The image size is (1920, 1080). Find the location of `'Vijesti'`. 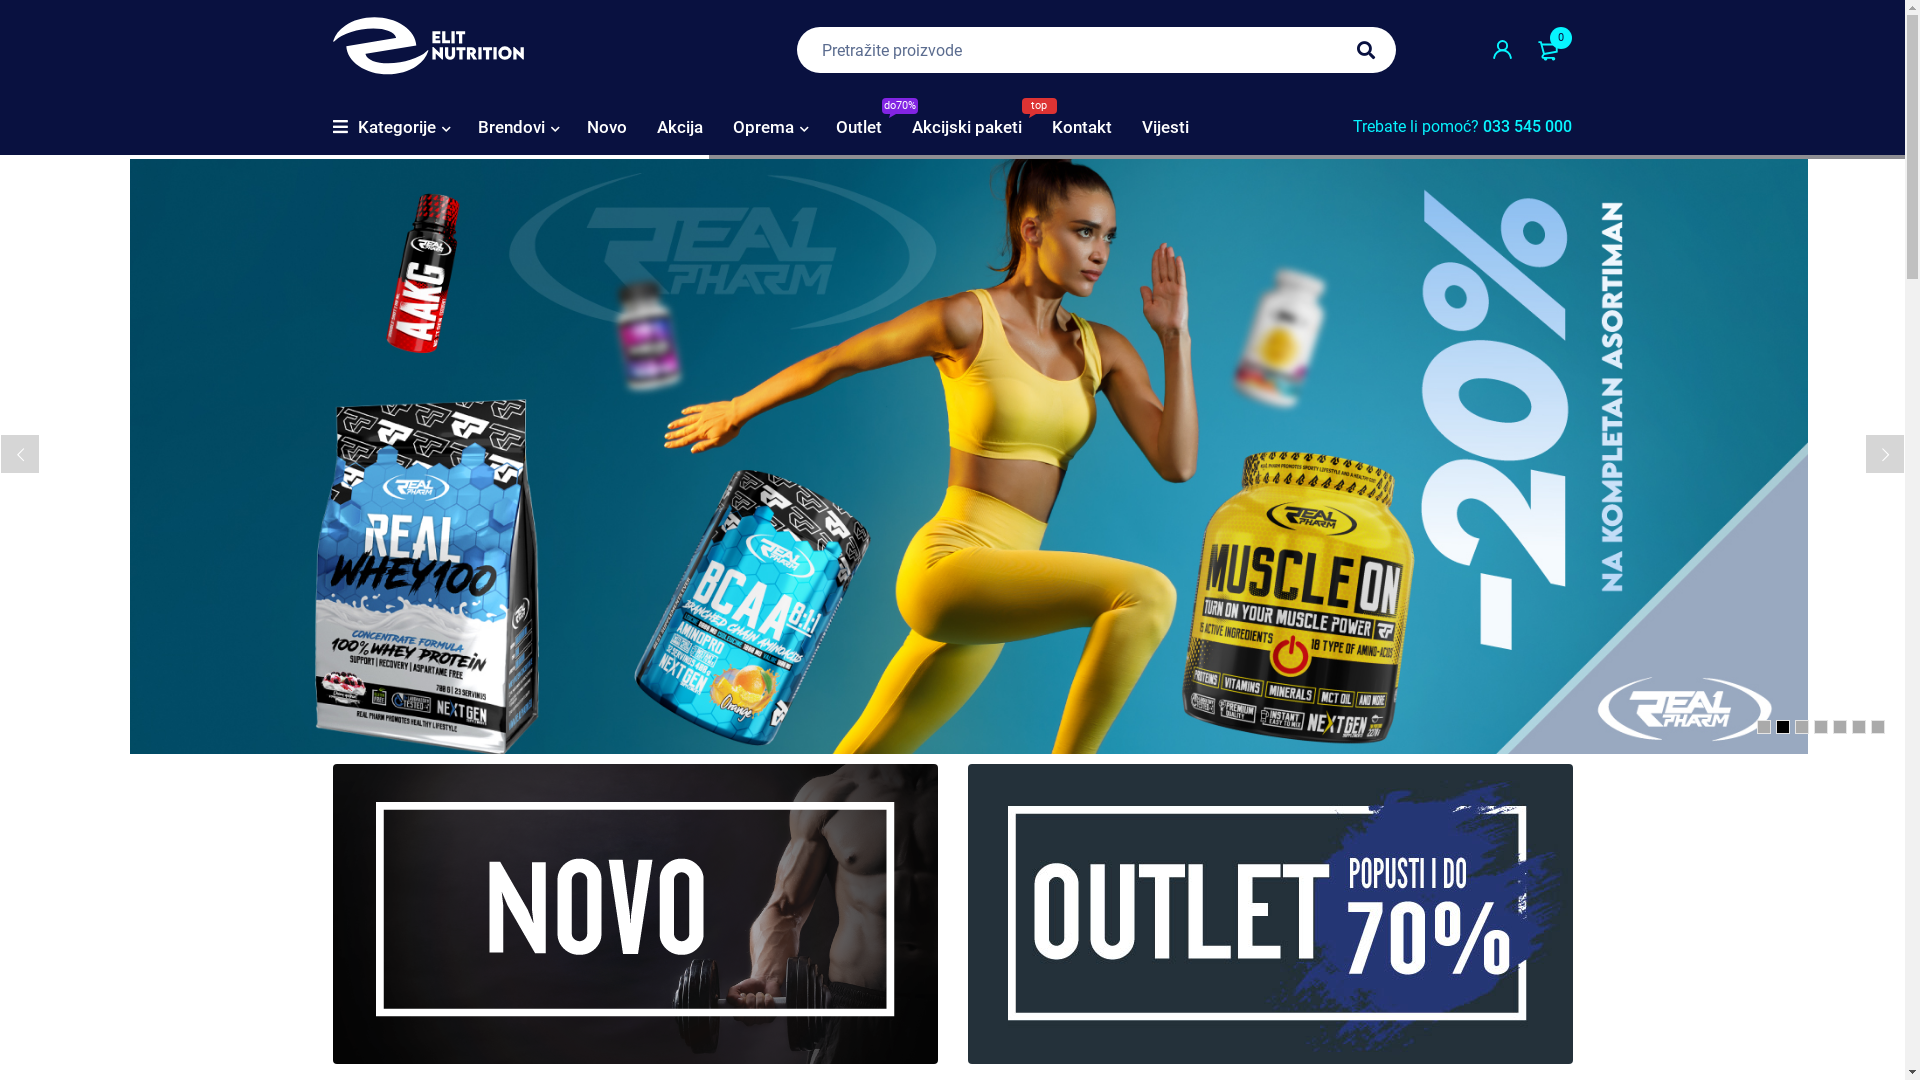

'Vijesti' is located at coordinates (1142, 127).